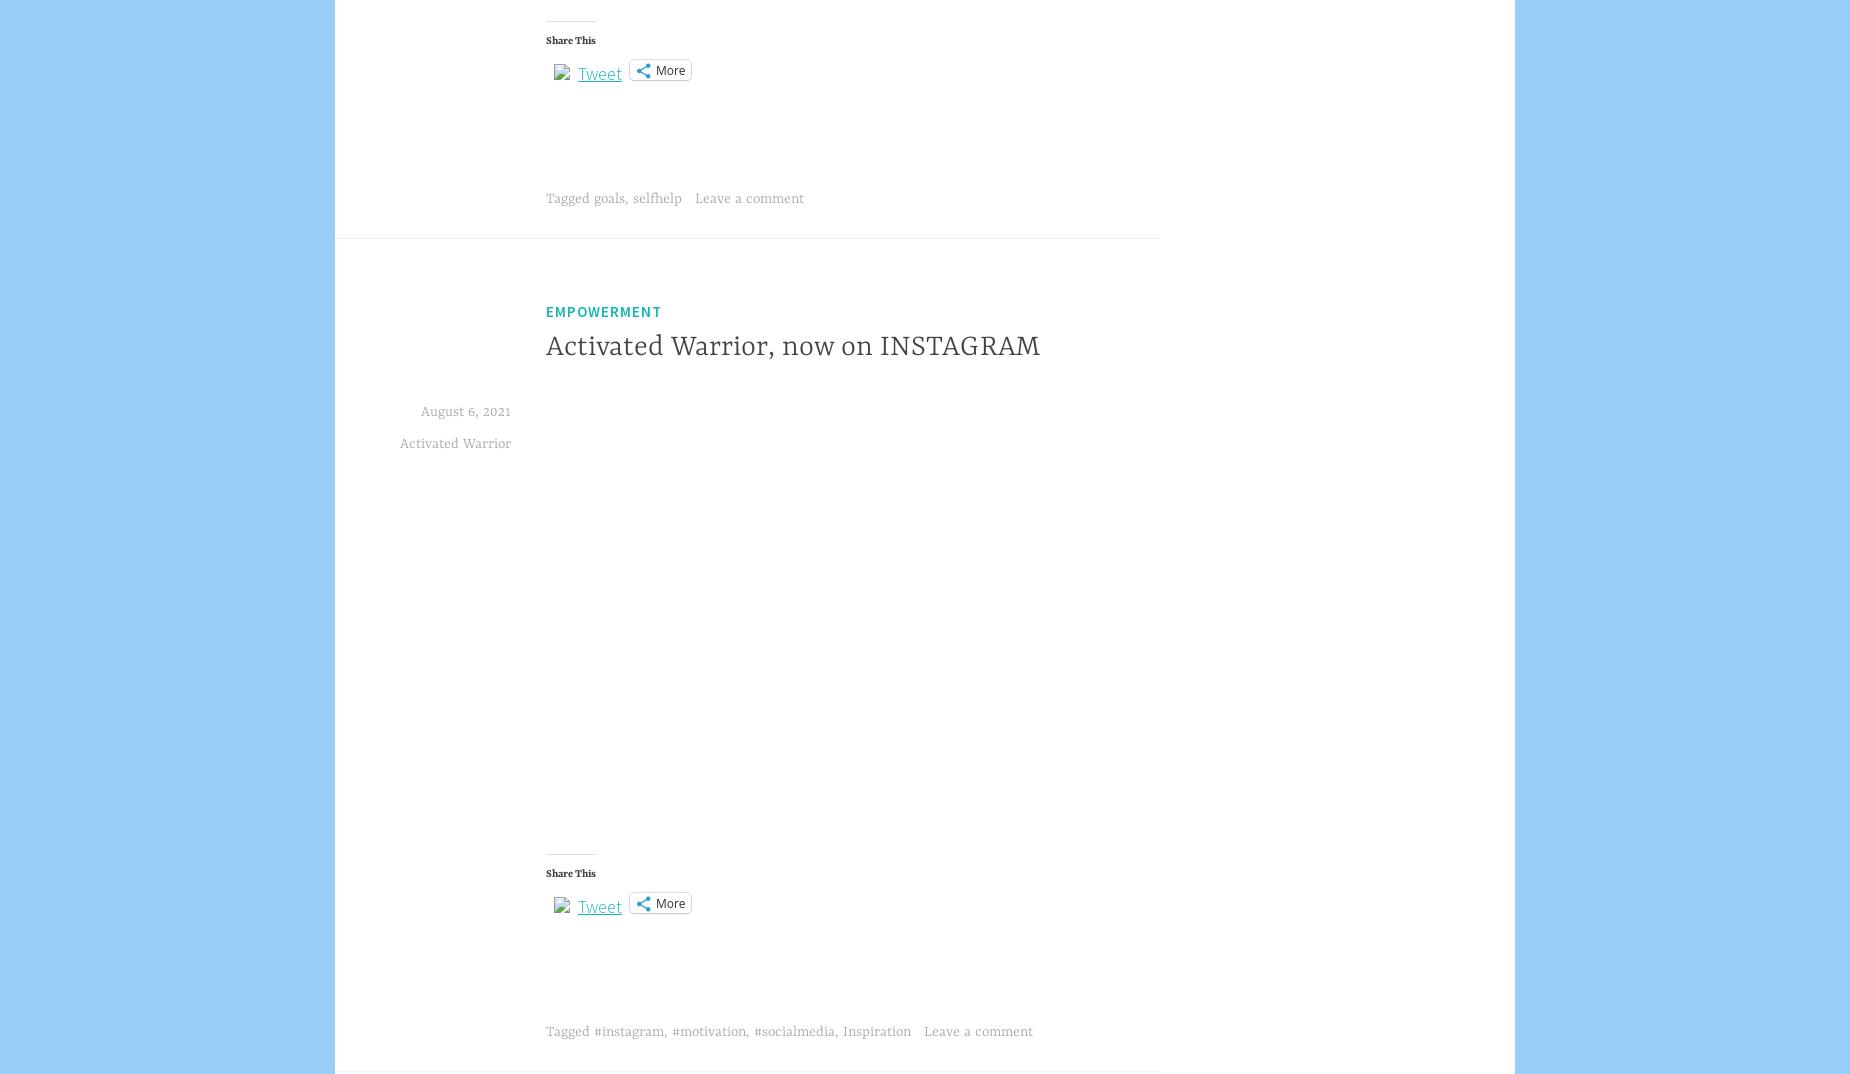 This screenshot has width=1850, height=1074. I want to click on 'Inspiration', so click(843, 1032).